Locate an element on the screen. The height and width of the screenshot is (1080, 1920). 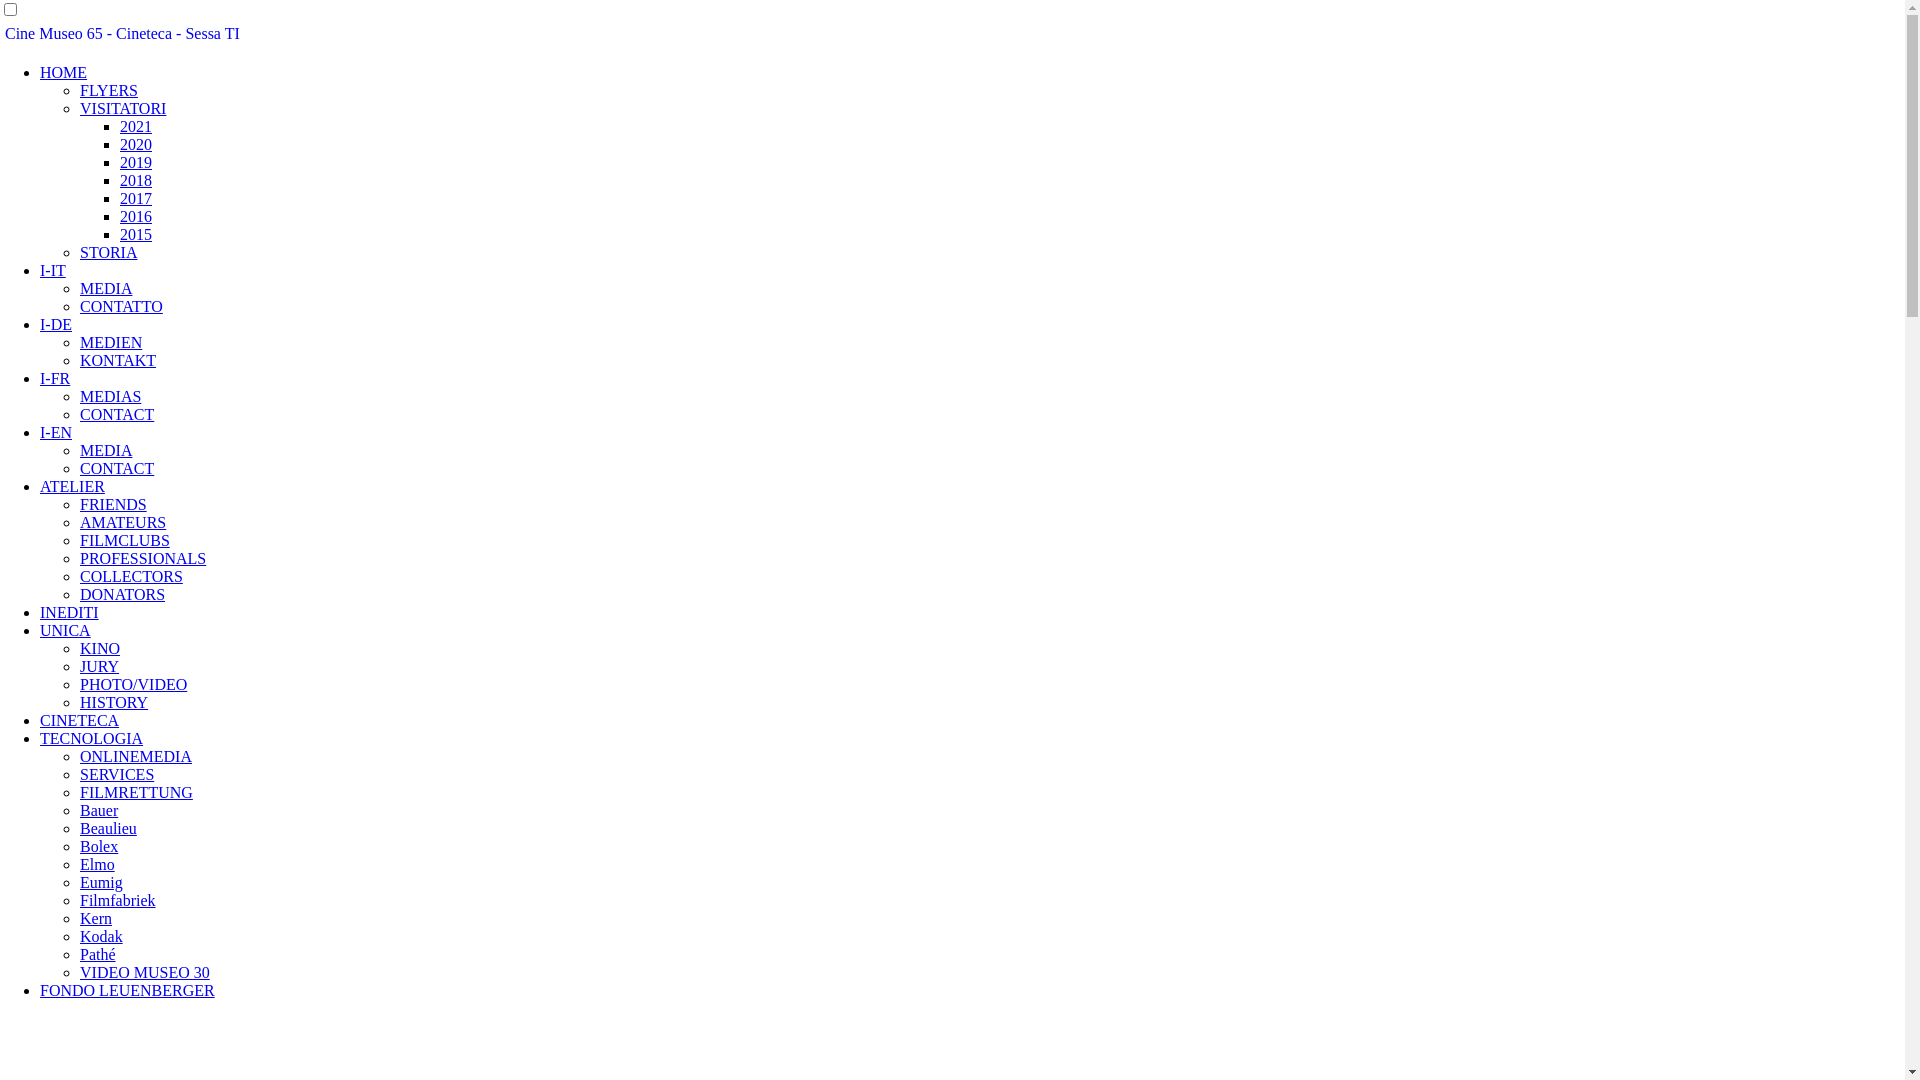
'CONTACT' is located at coordinates (80, 413).